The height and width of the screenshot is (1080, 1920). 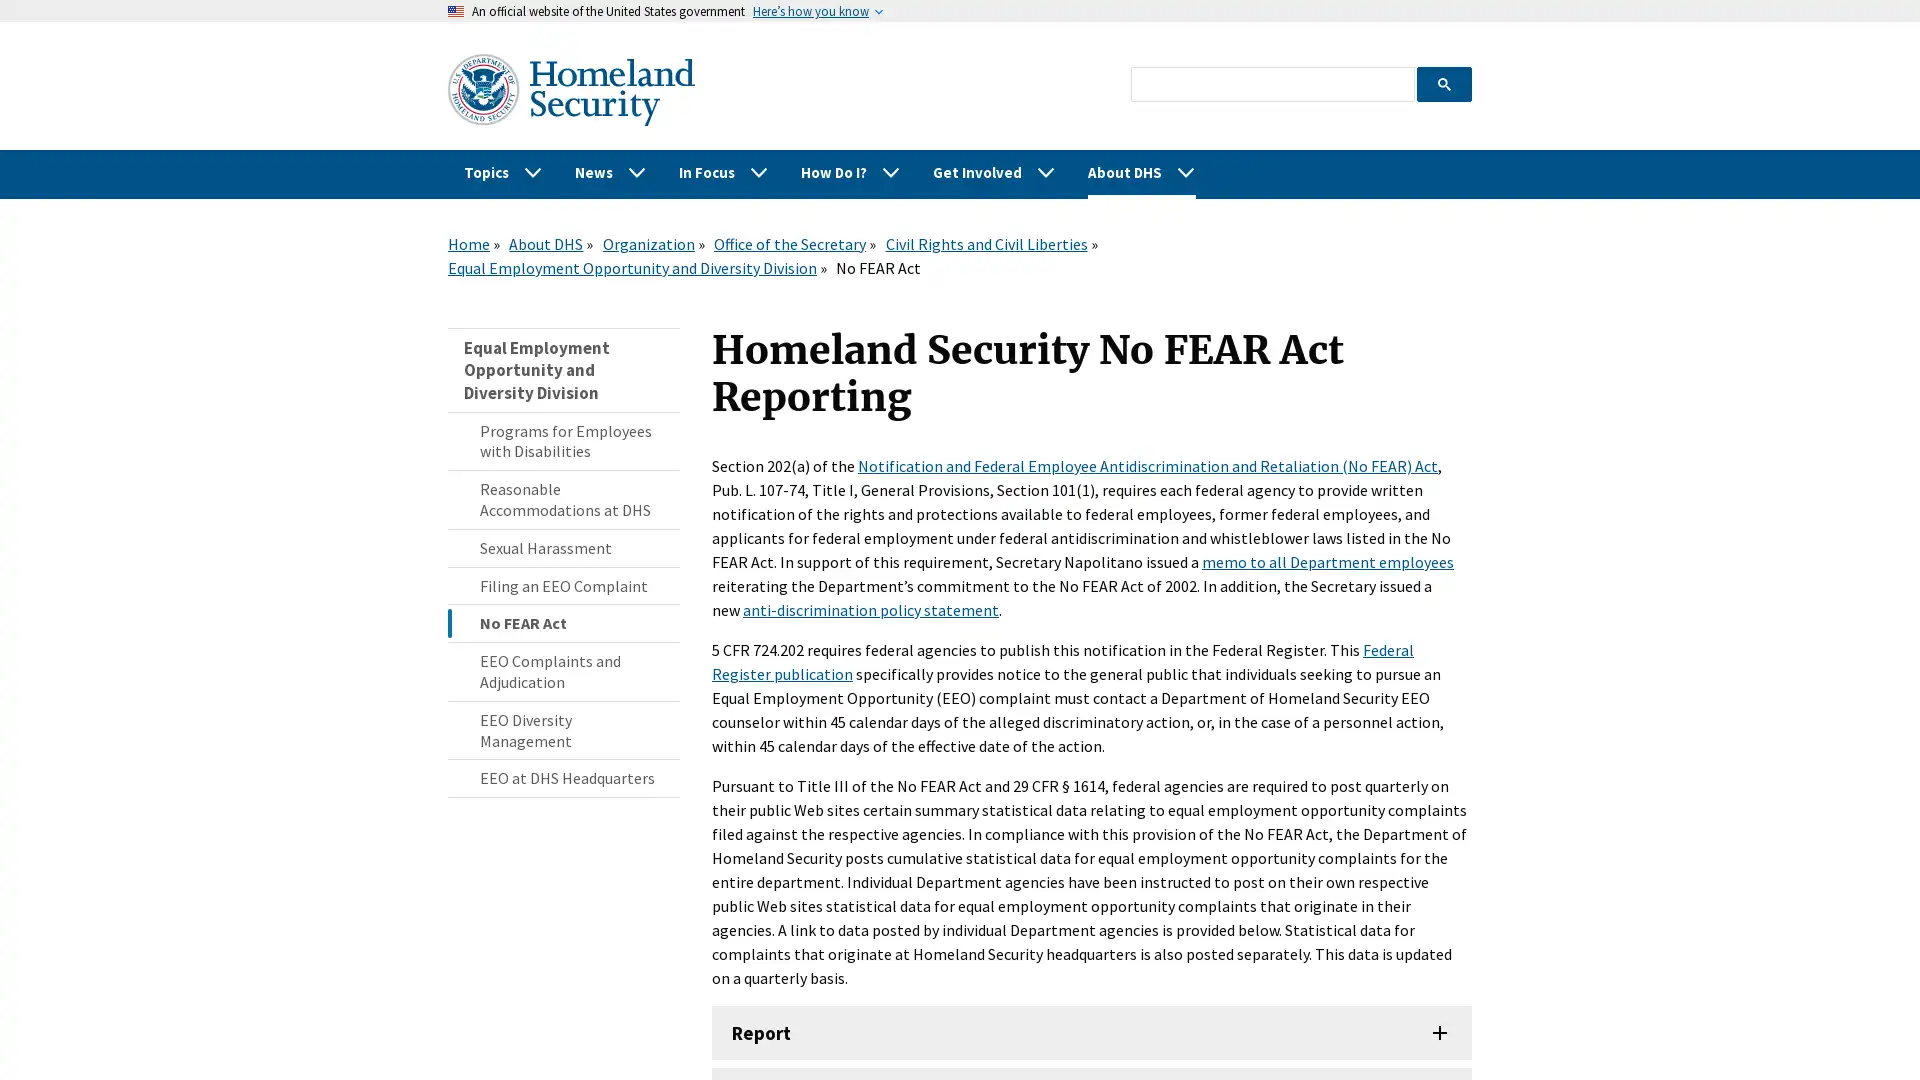 What do you see at coordinates (1443, 82) in the screenshot?
I see `search` at bounding box center [1443, 82].